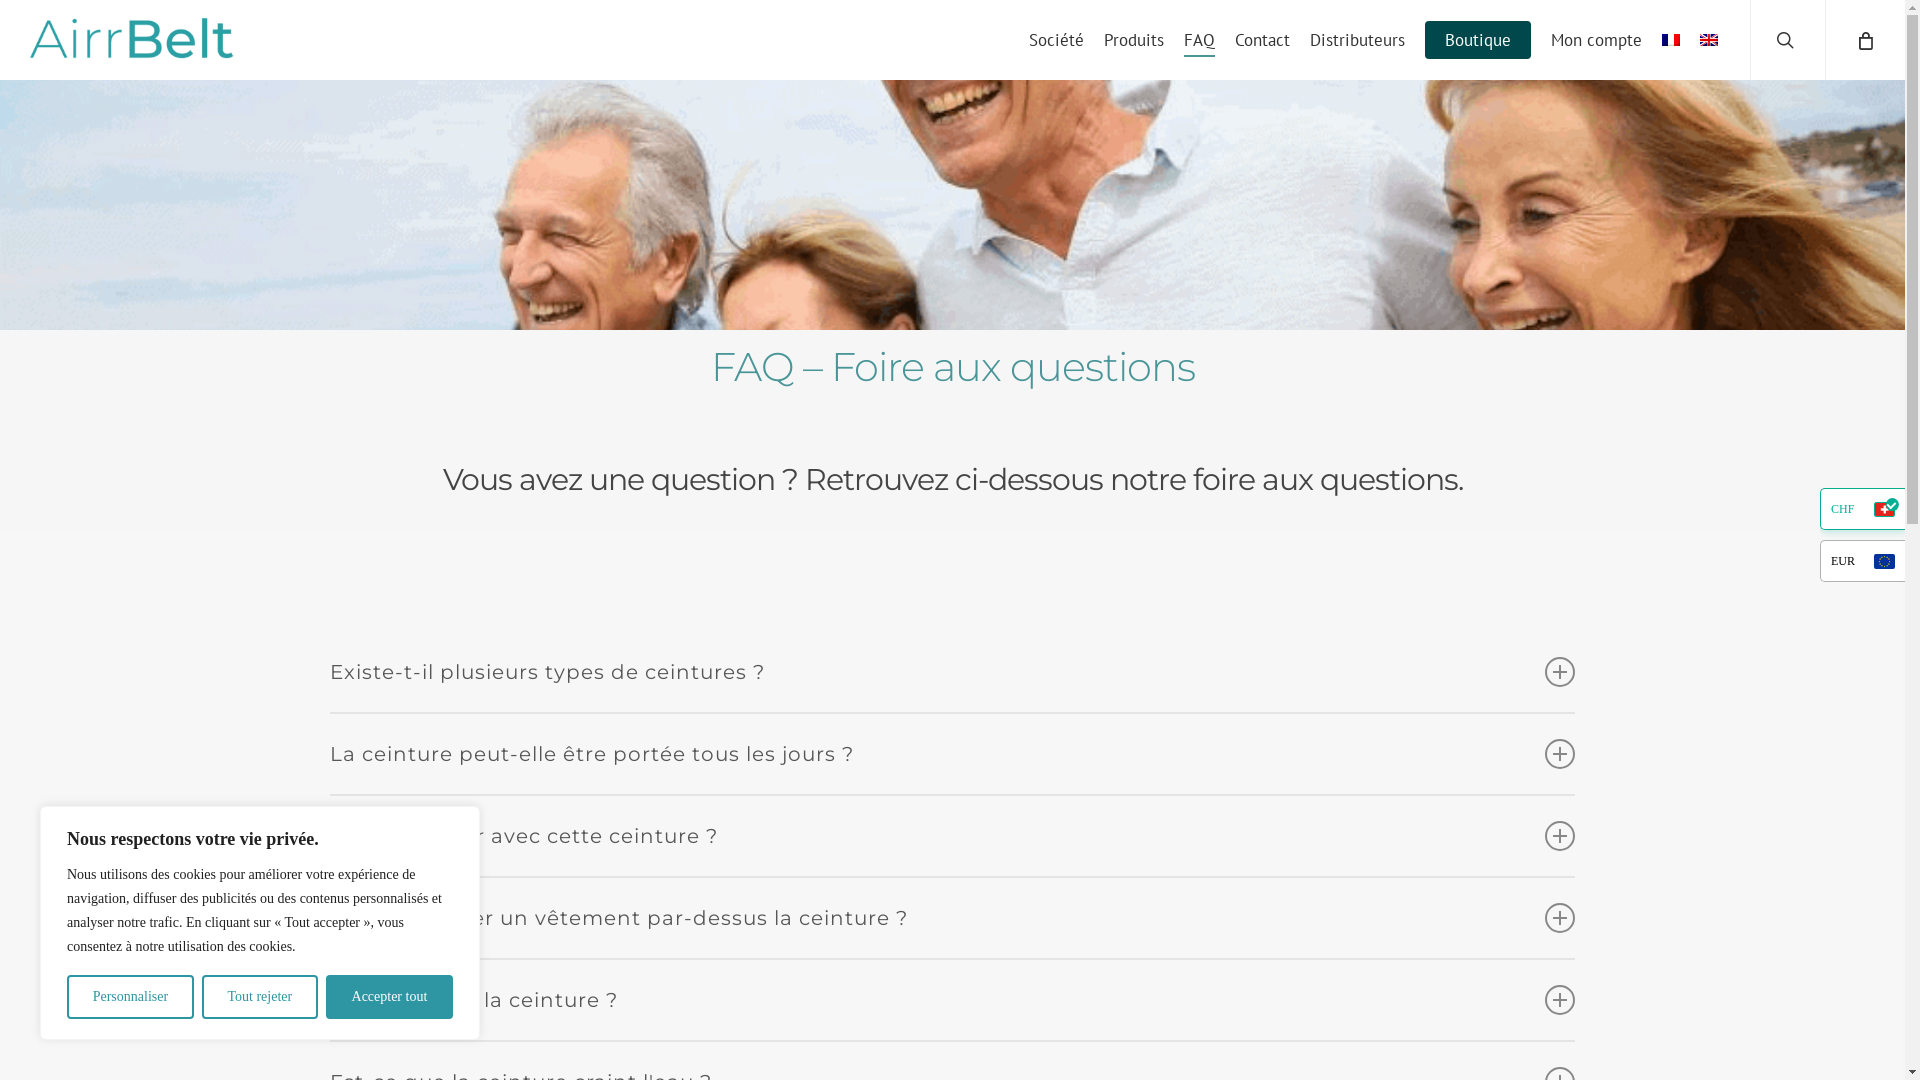  I want to click on 'FAQ', so click(1199, 39).